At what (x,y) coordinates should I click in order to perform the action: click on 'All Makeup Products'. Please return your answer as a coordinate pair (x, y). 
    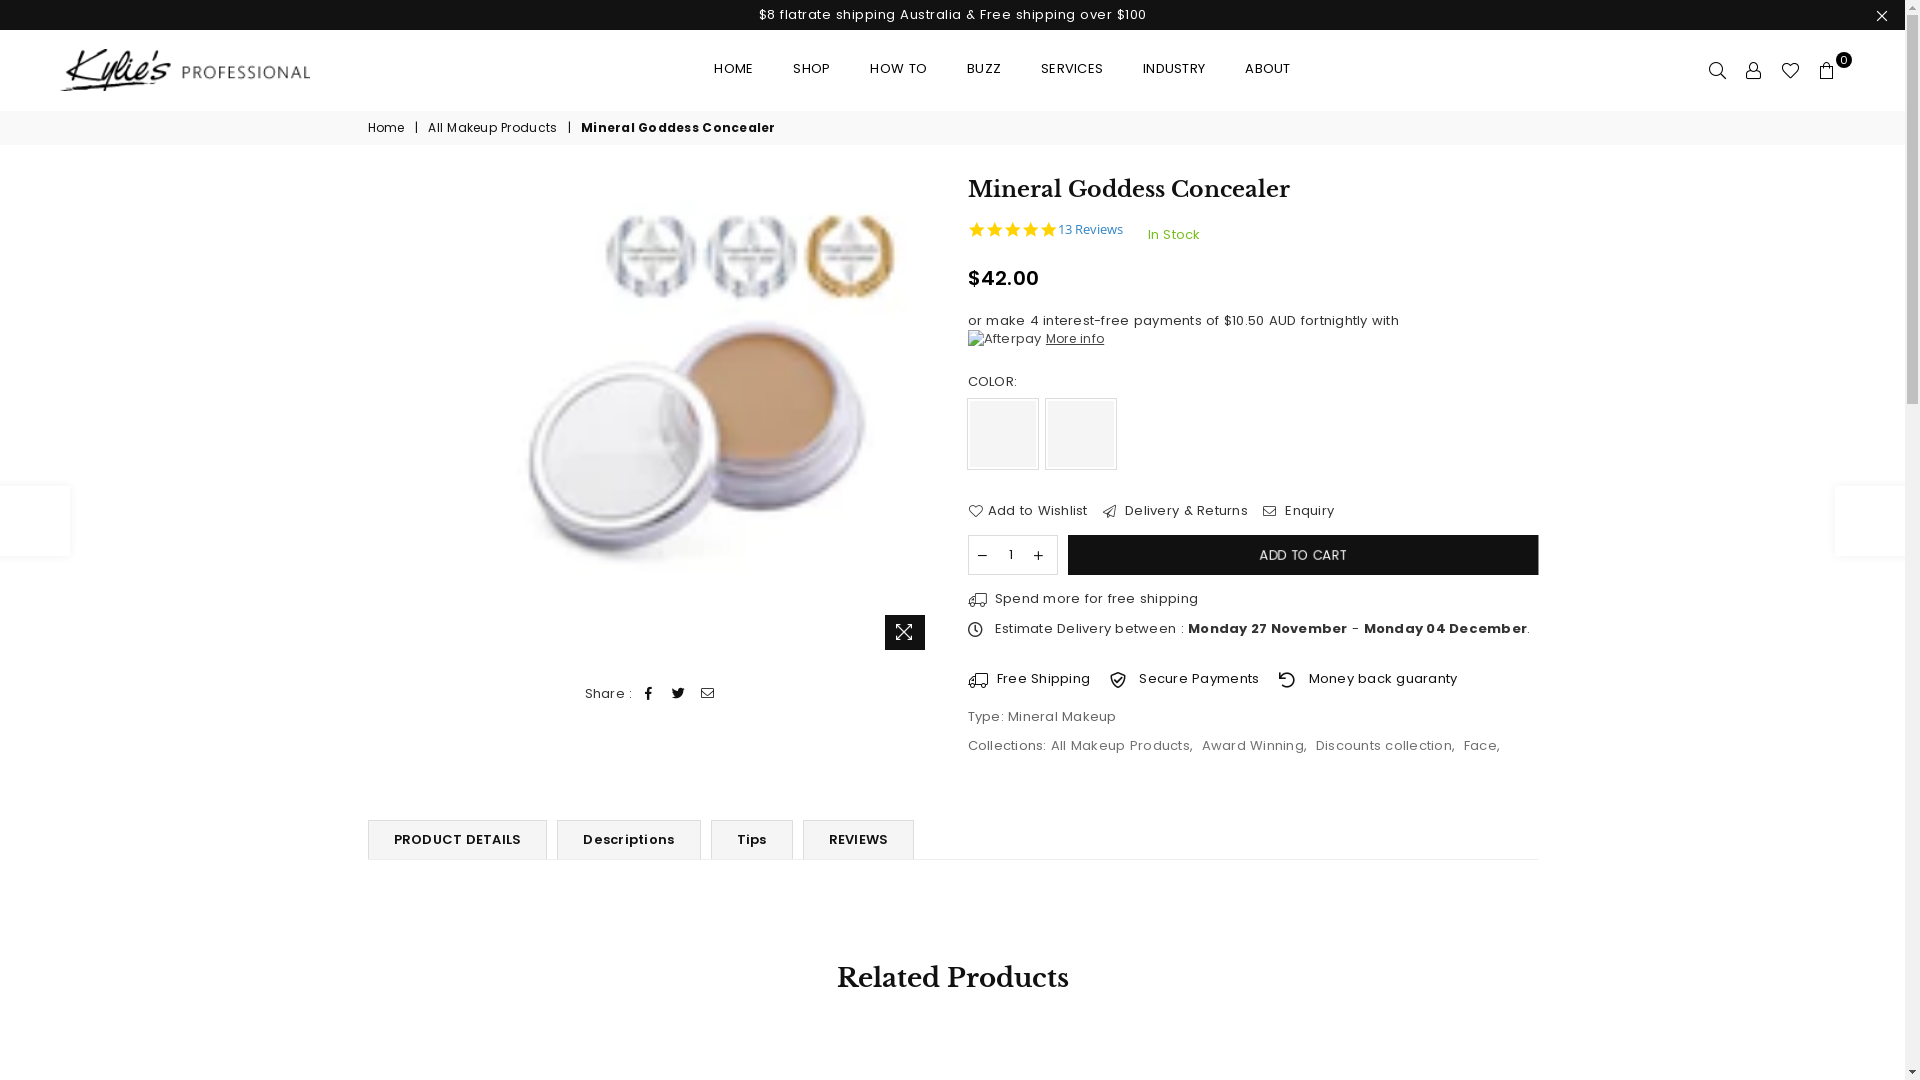
    Looking at the image, I should click on (1120, 745).